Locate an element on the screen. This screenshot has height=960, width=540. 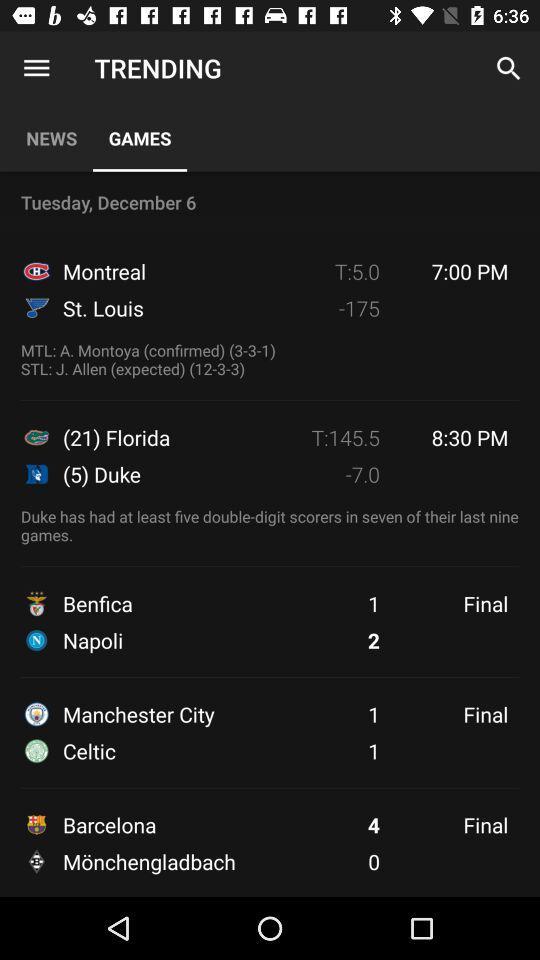
icon next to games item is located at coordinates (51, 137).